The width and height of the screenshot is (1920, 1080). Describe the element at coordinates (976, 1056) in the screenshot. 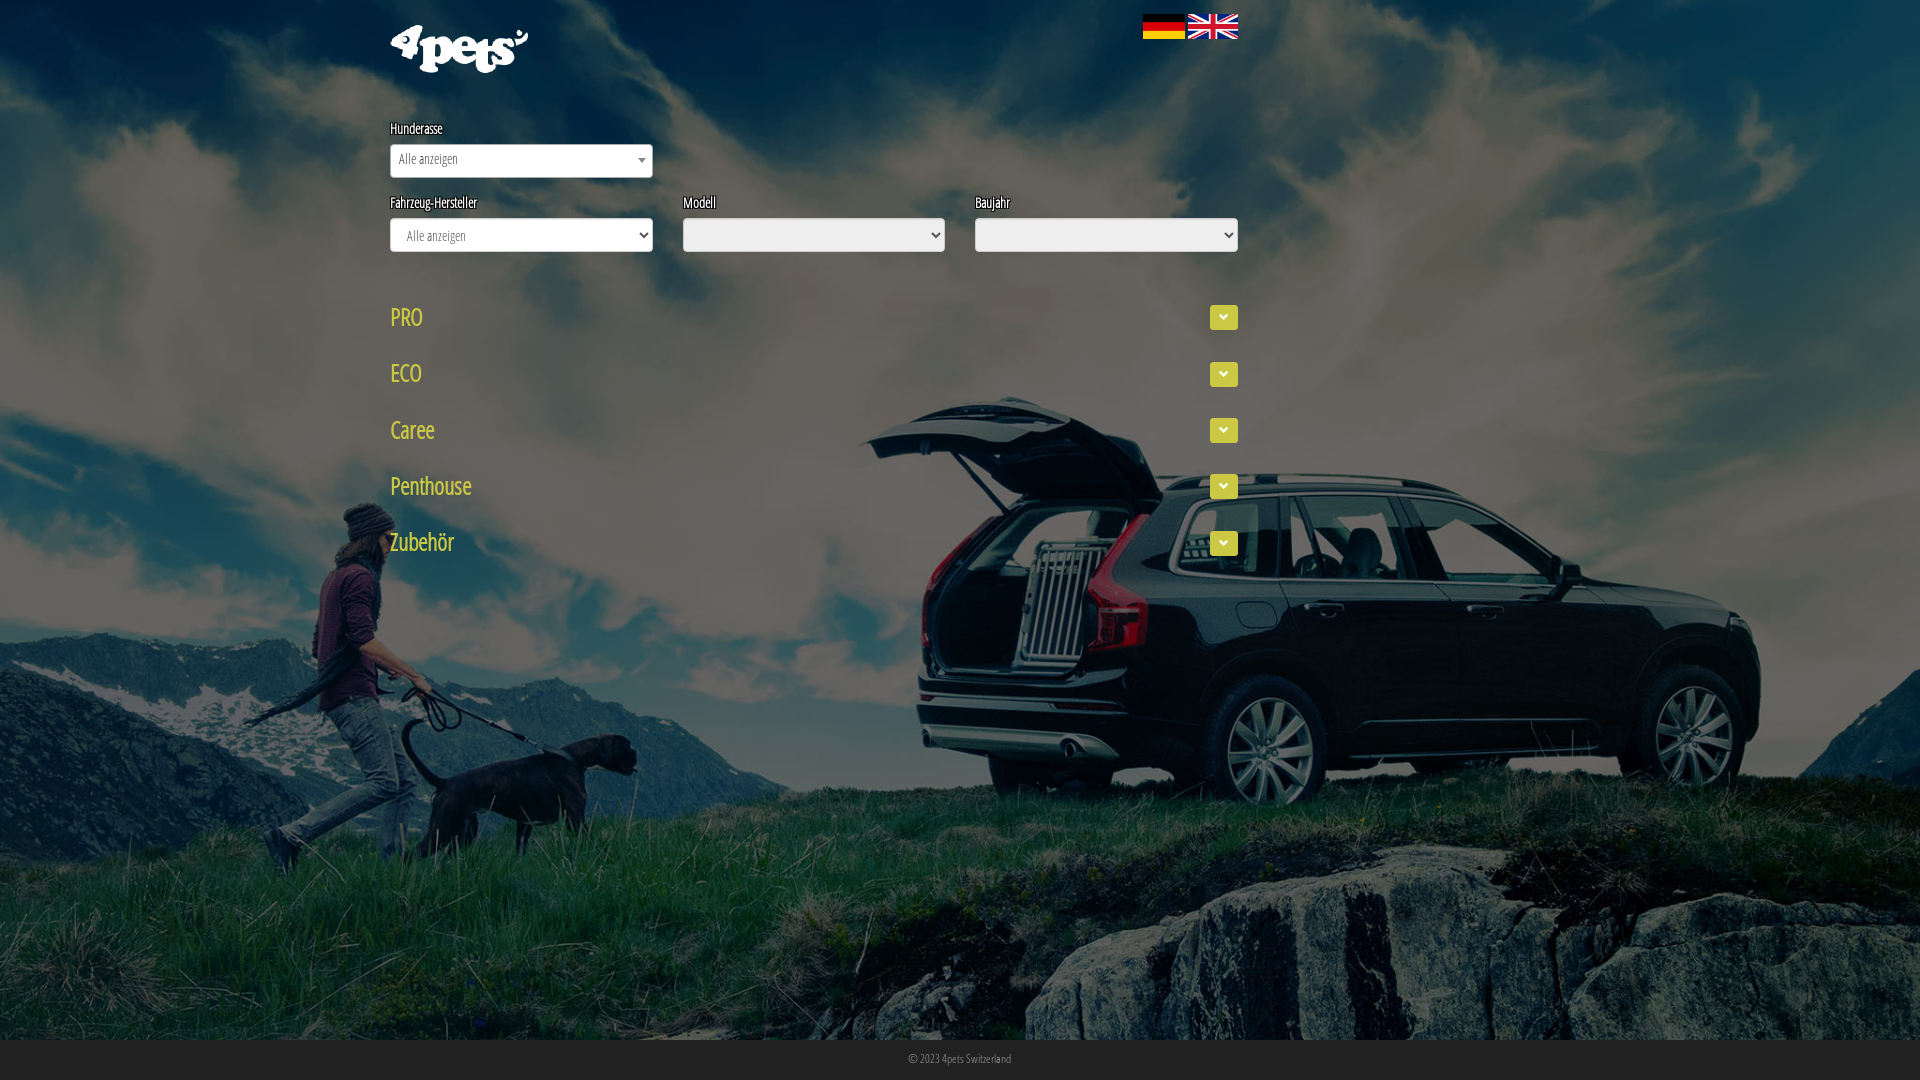

I see `'4pets Switzerland'` at that location.